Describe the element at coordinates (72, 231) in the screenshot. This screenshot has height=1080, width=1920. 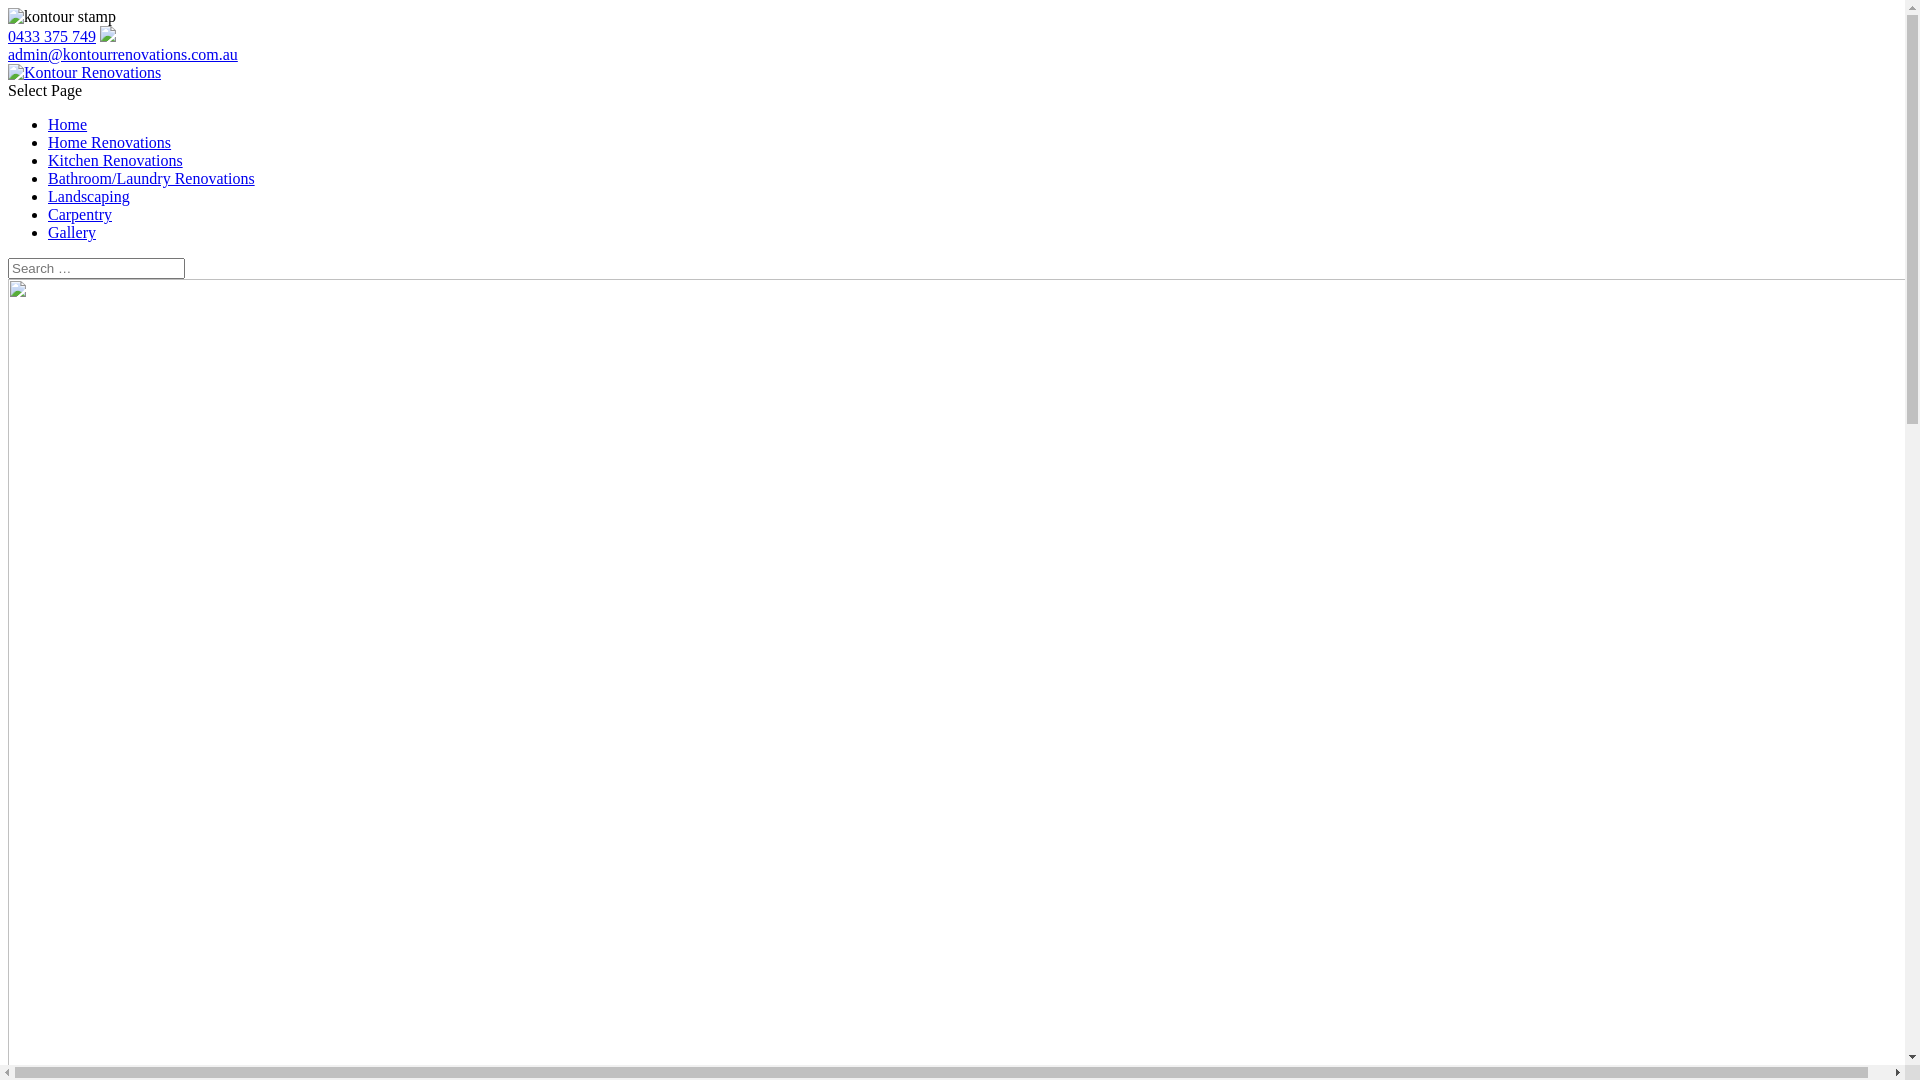
I see `'Gallery'` at that location.